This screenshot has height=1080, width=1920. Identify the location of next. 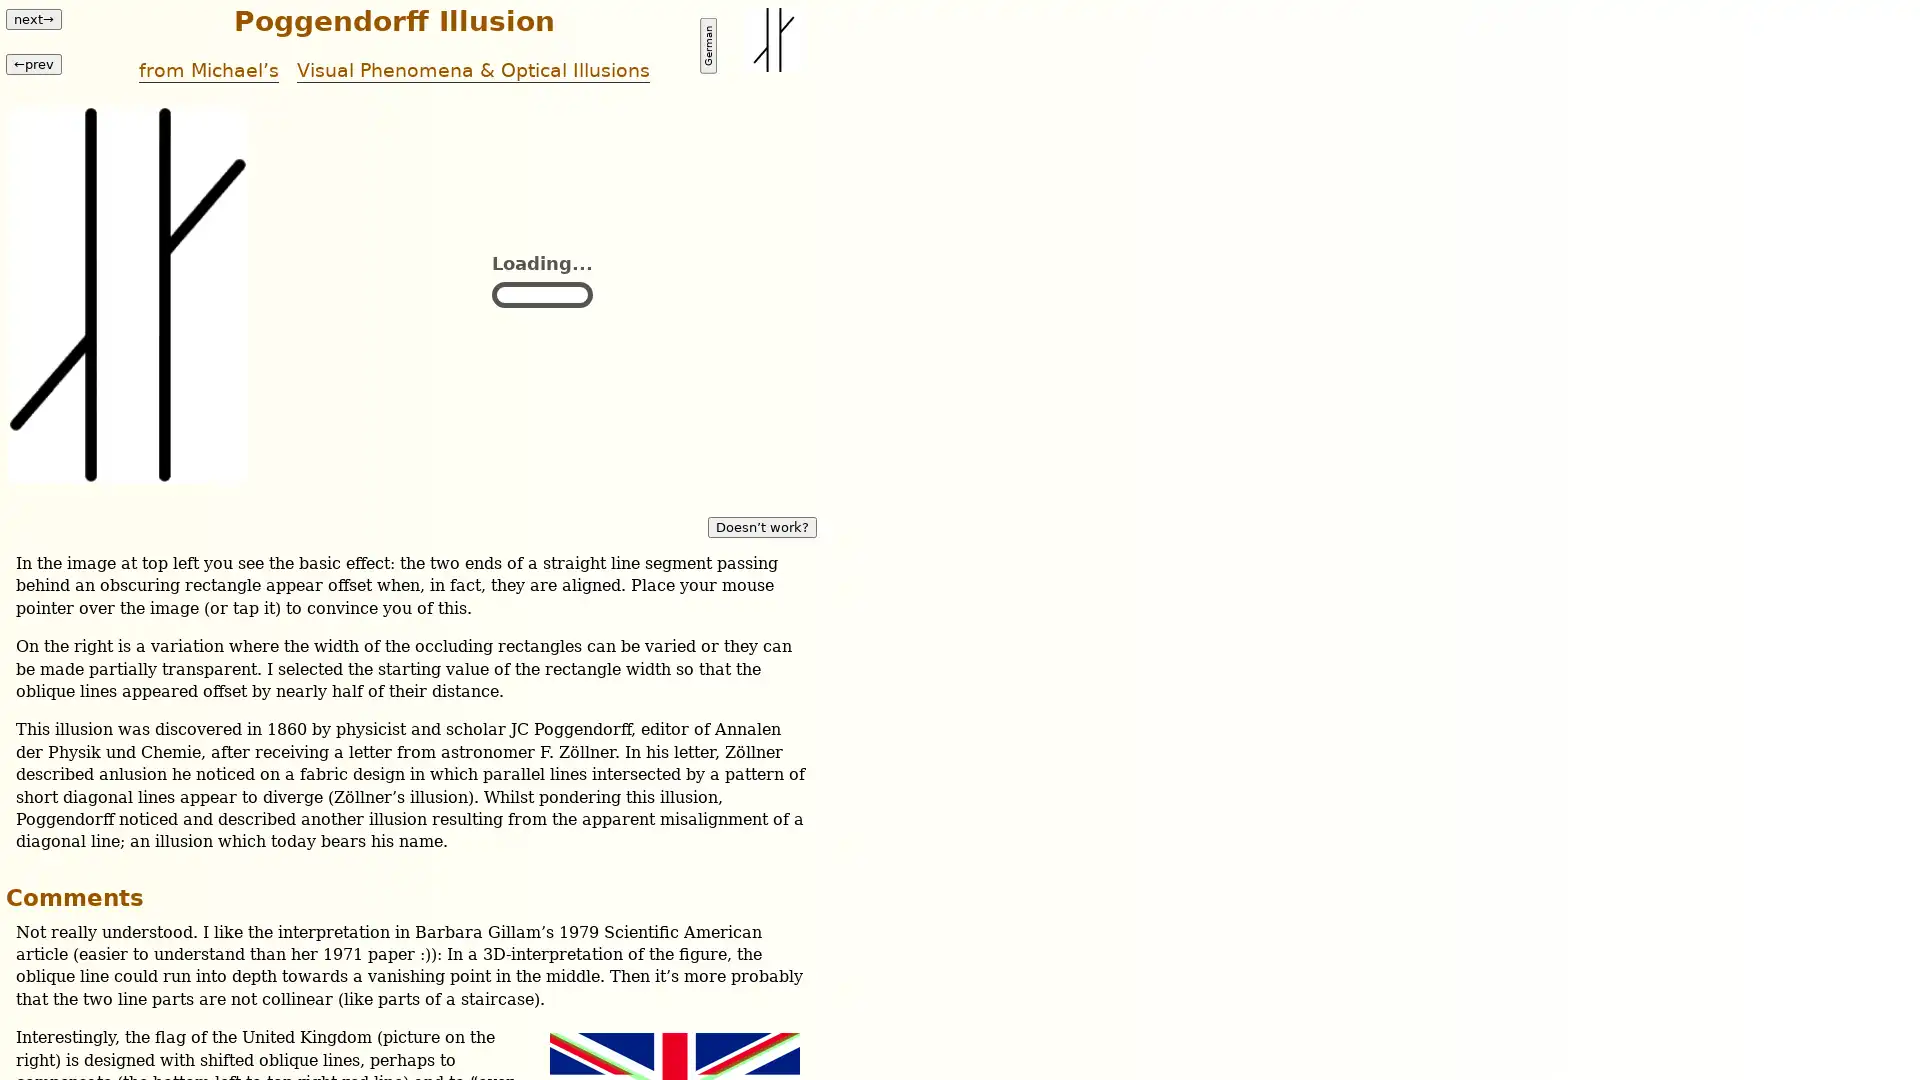
(33, 19).